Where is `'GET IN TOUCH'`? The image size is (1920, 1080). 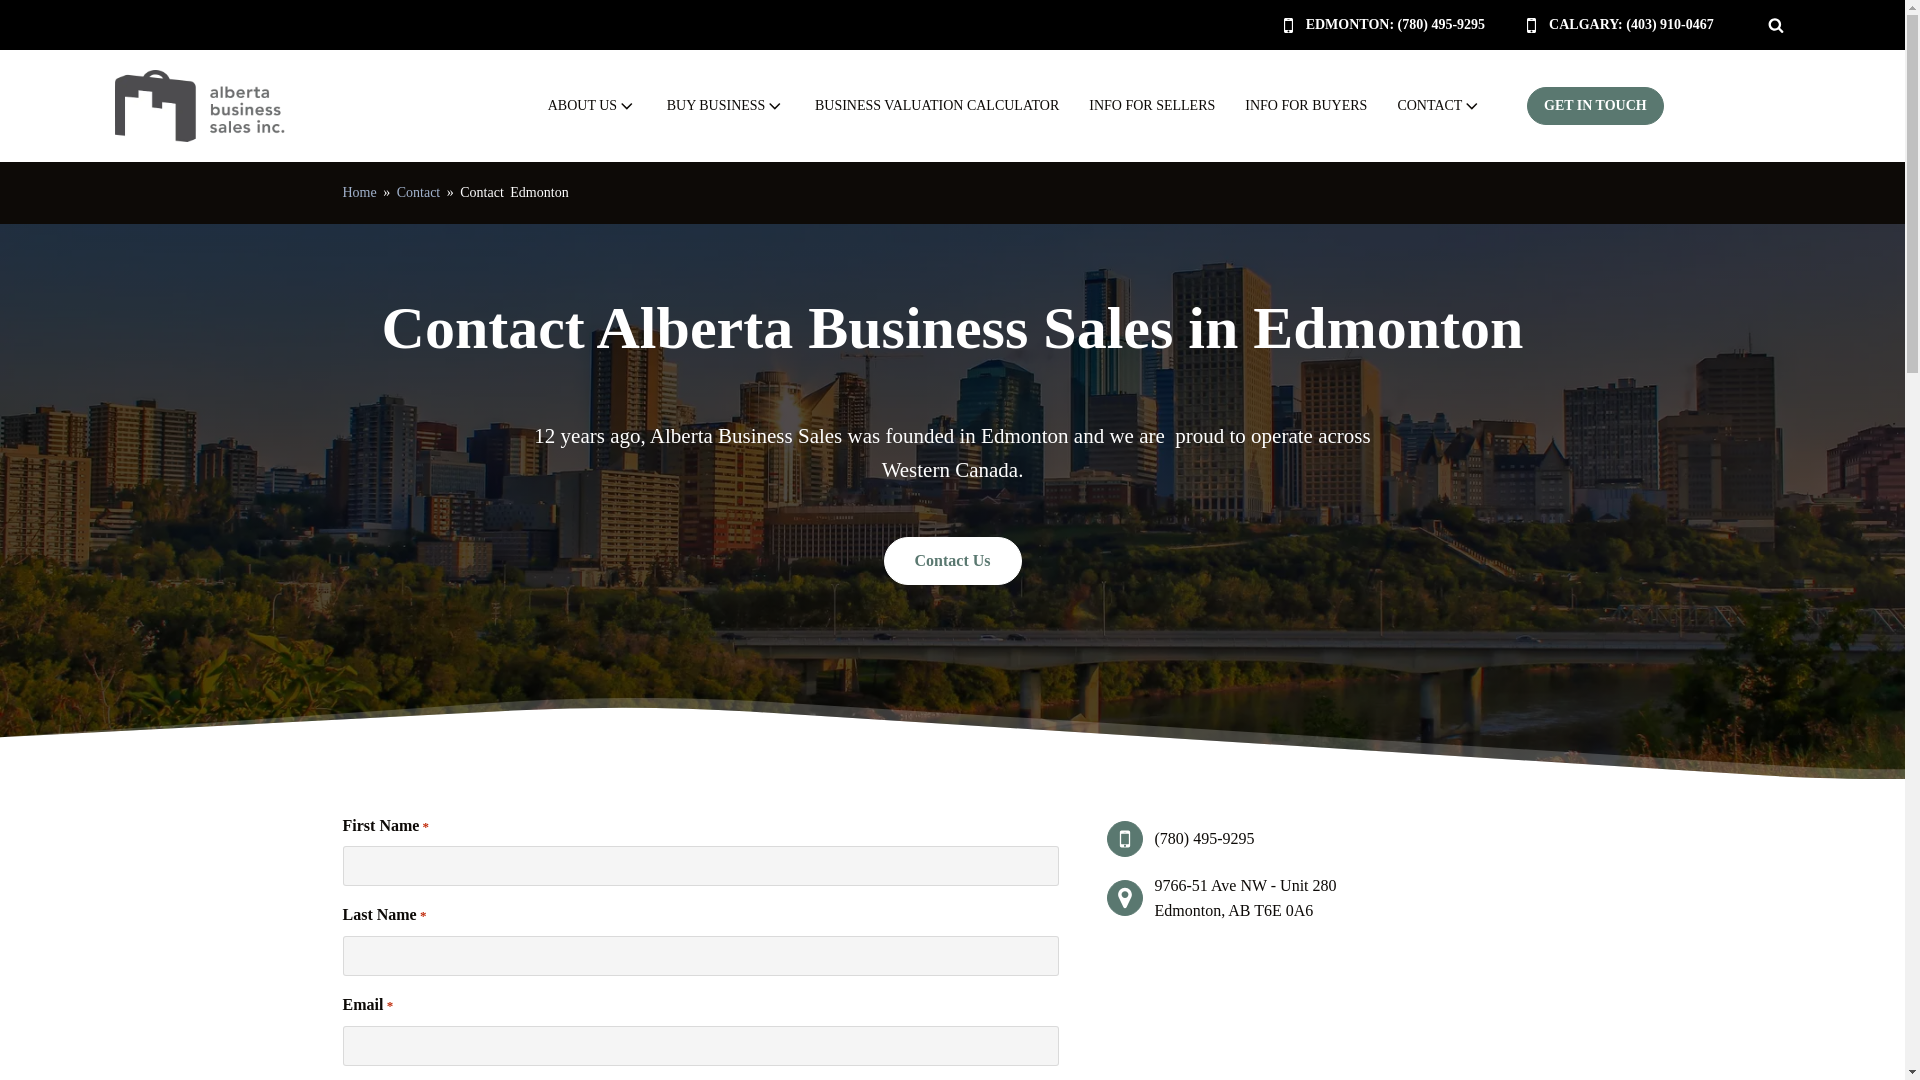 'GET IN TOUCH' is located at coordinates (1594, 105).